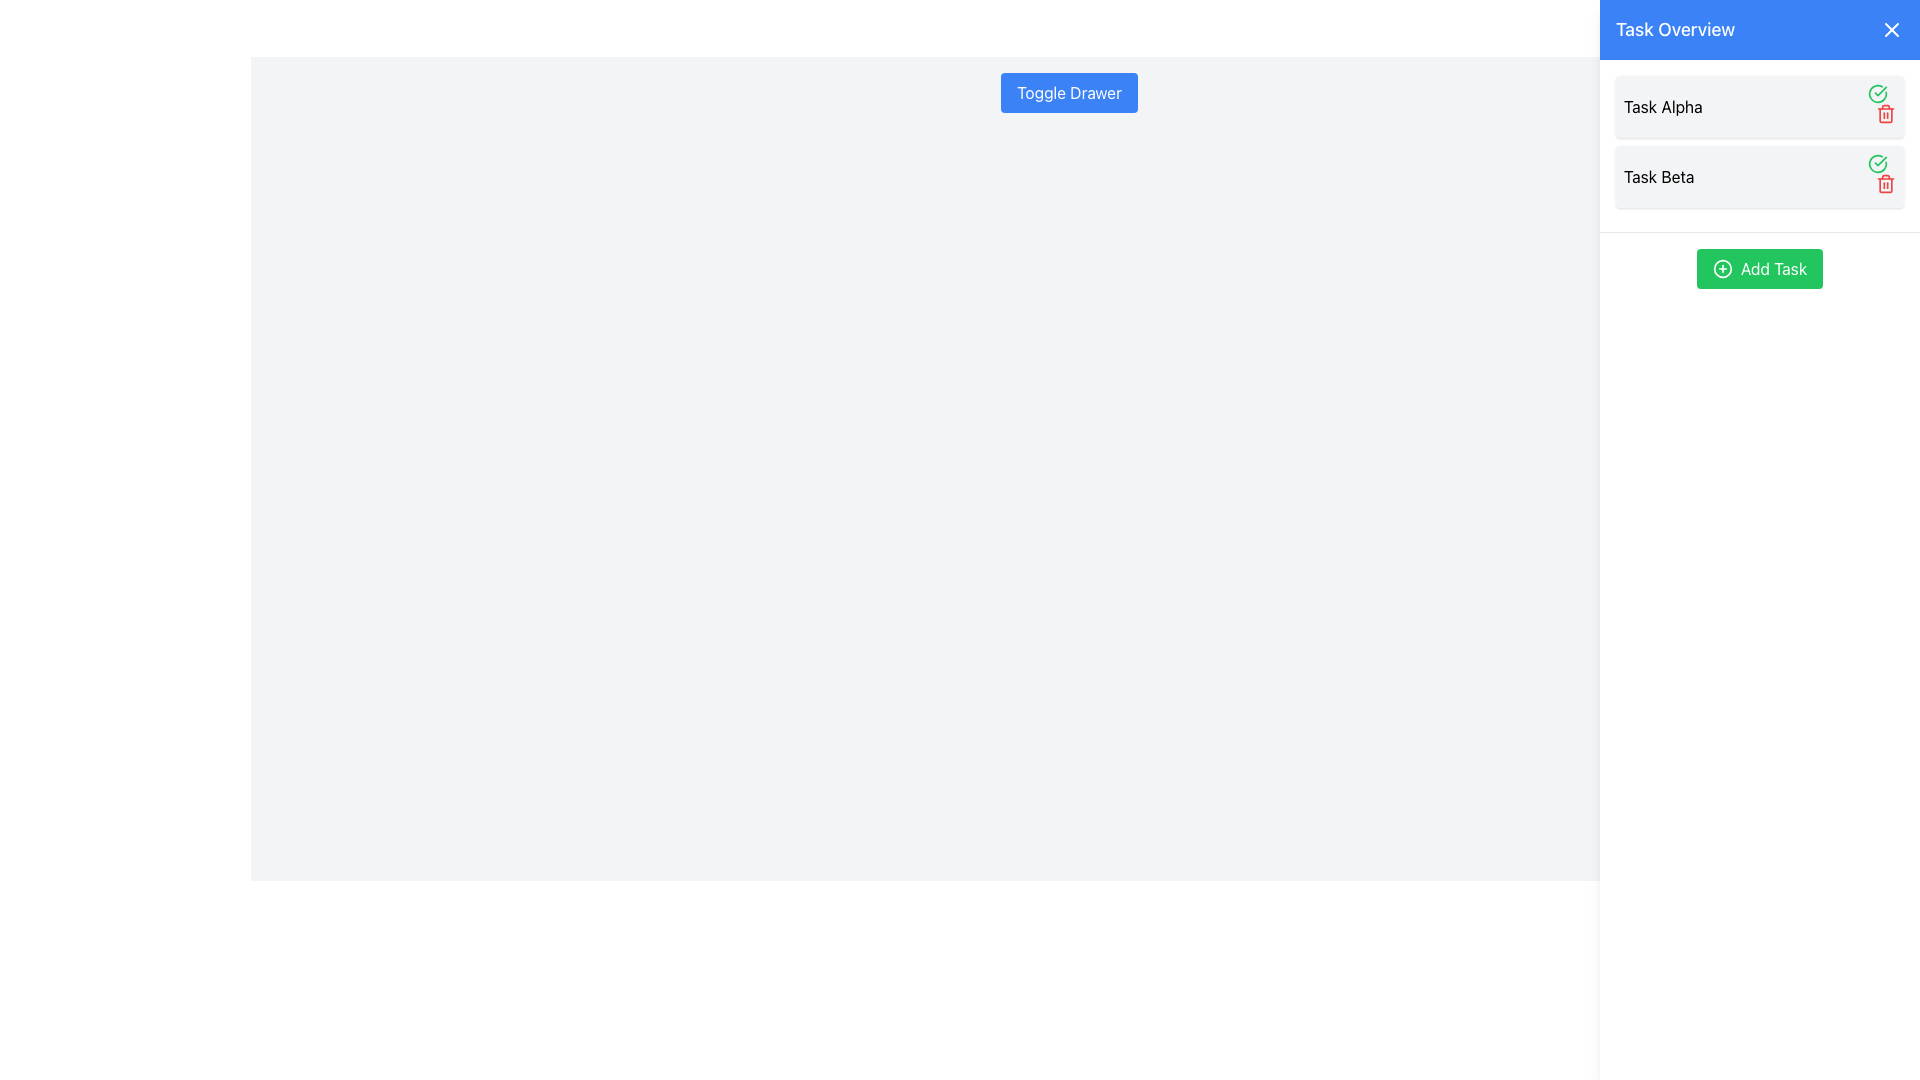 This screenshot has height=1080, width=1920. What do you see at coordinates (1890, 30) in the screenshot?
I see `the Close Button (Icon) located in the top-right corner of the 'Task Overview' panel` at bounding box center [1890, 30].